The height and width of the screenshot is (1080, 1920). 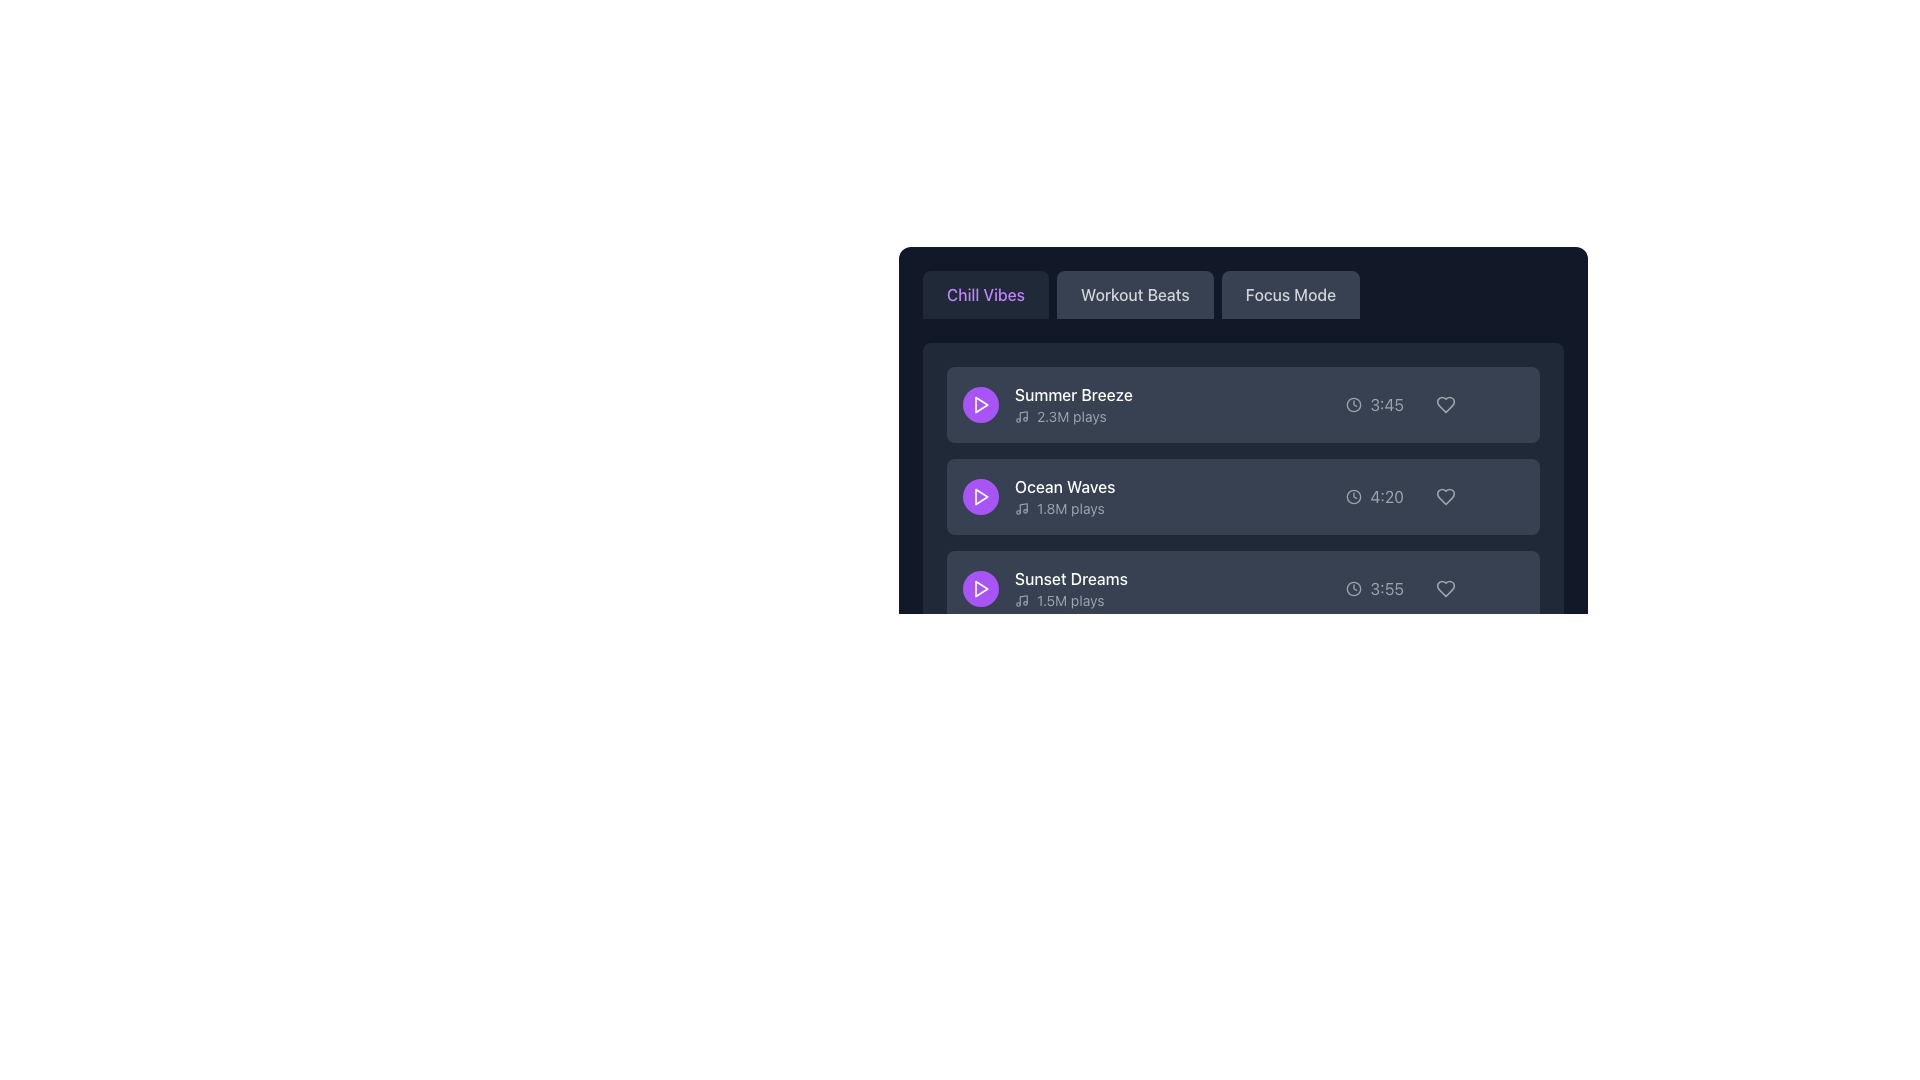 What do you see at coordinates (1374, 405) in the screenshot?
I see `the Duration Indicator for the song 'Summer Breeze', which displays the song's duration in minutes and seconds, located next to the song title and before the heart icon` at bounding box center [1374, 405].